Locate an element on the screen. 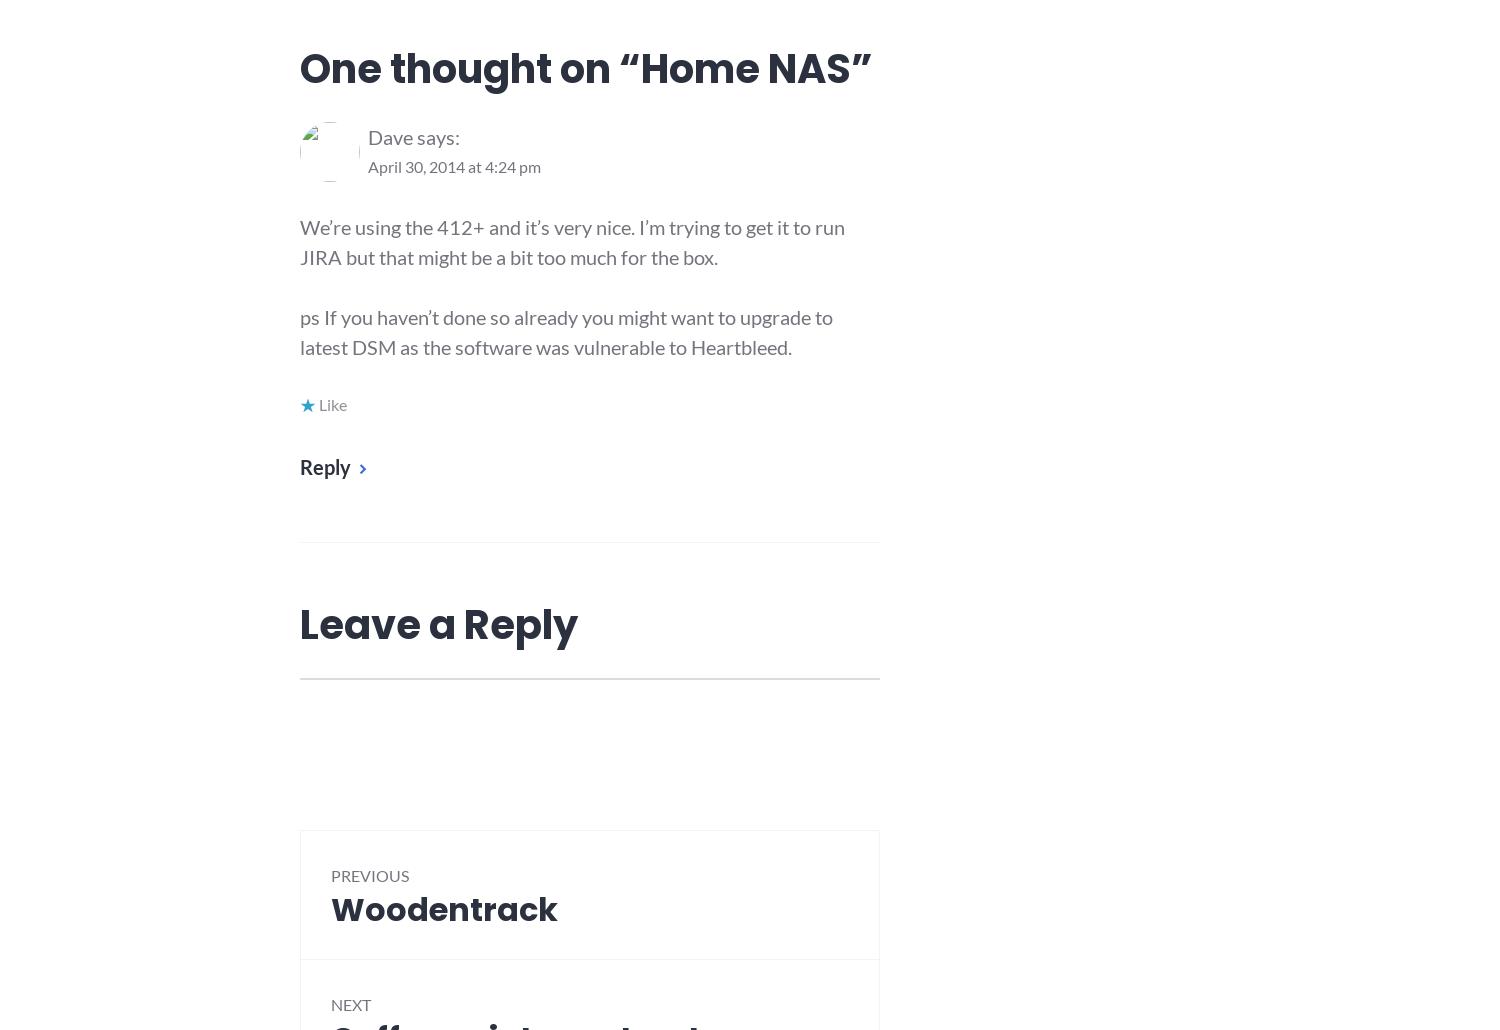 Image resolution: width=1500 pixels, height=1030 pixels. 'ps If you haven’t done so already you might want to upgrade to latest DSM as the software was vulnerable to Heartbleed.' is located at coordinates (300, 330).